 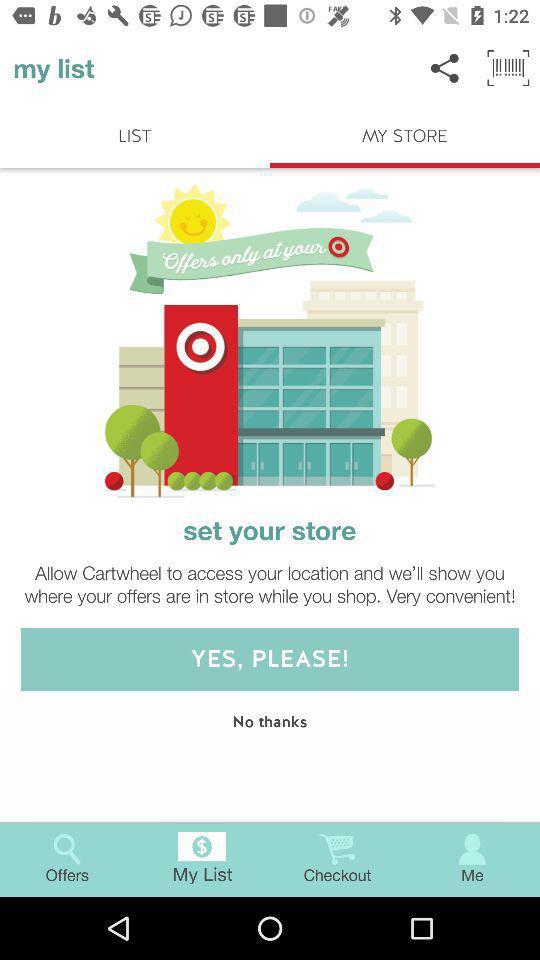 What do you see at coordinates (270, 658) in the screenshot?
I see `yes please` at bounding box center [270, 658].